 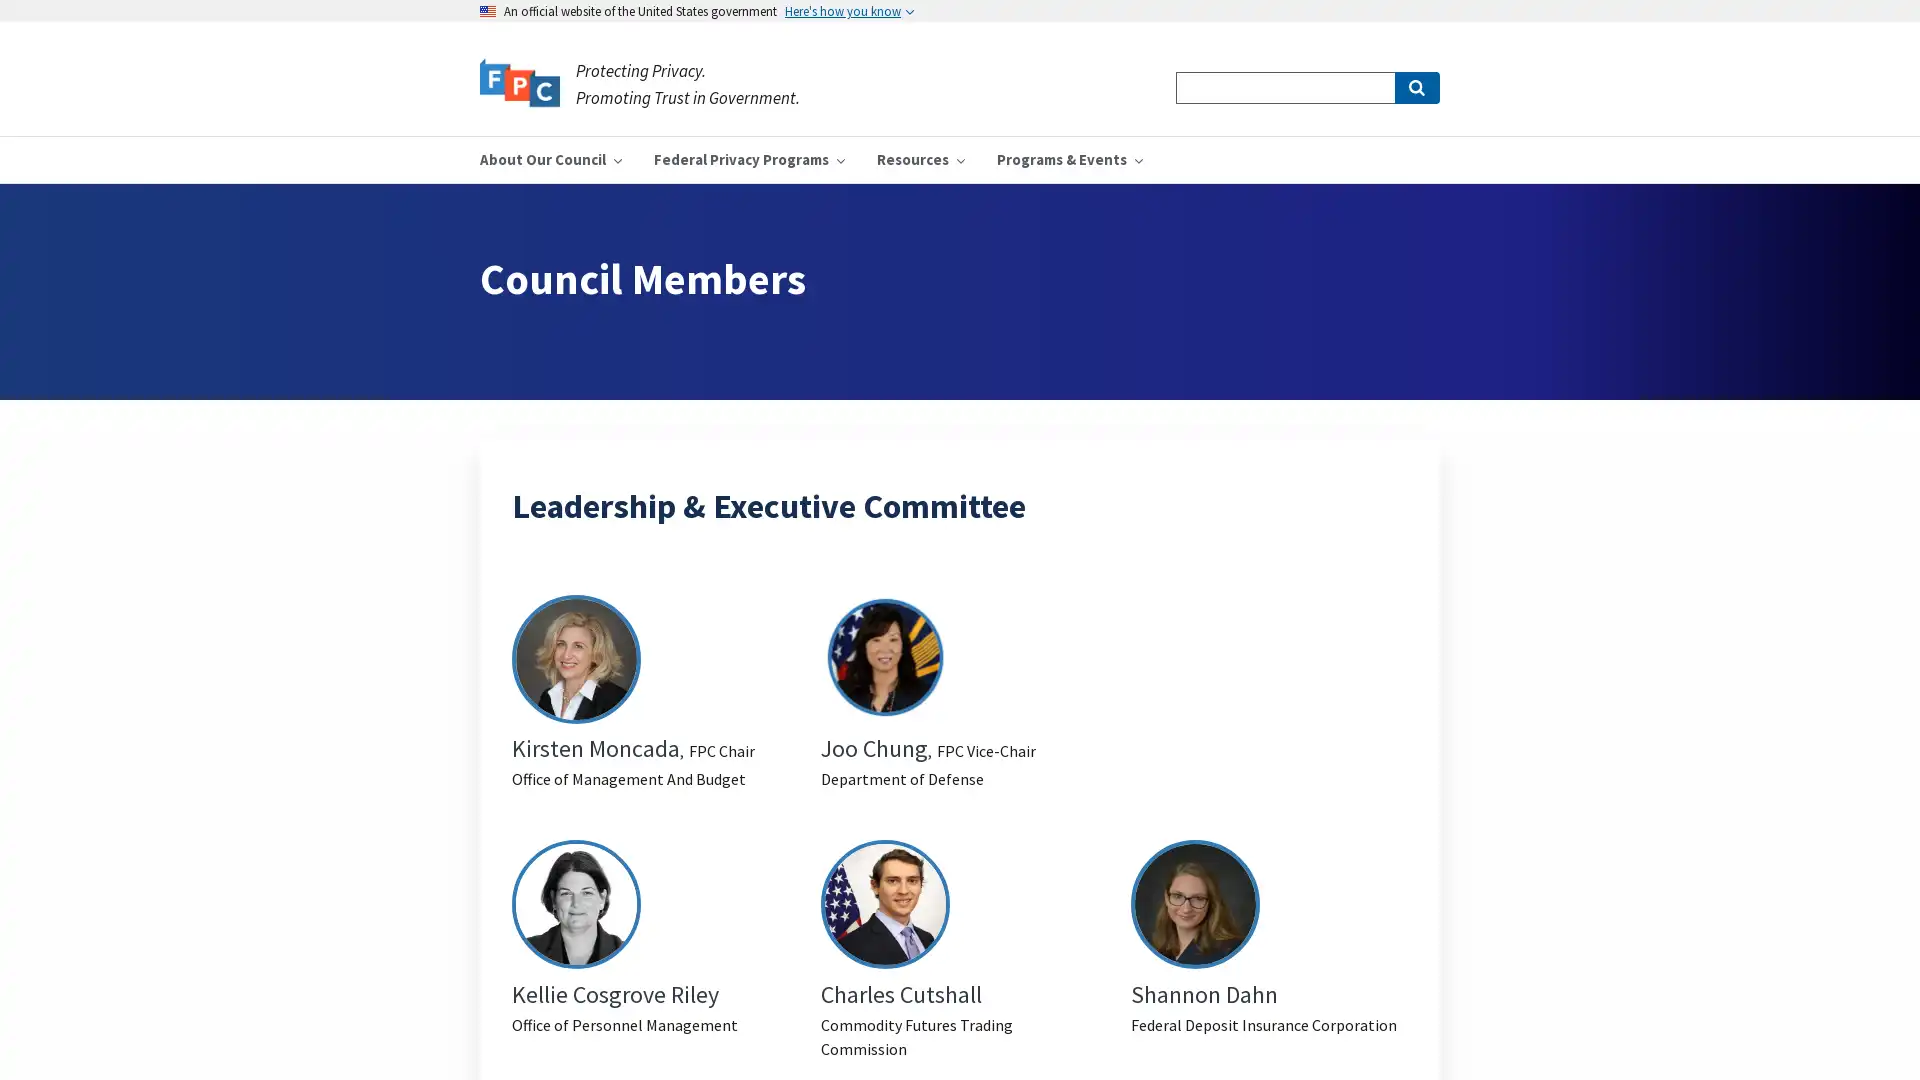 I want to click on Programs & Events, so click(x=1069, y=158).